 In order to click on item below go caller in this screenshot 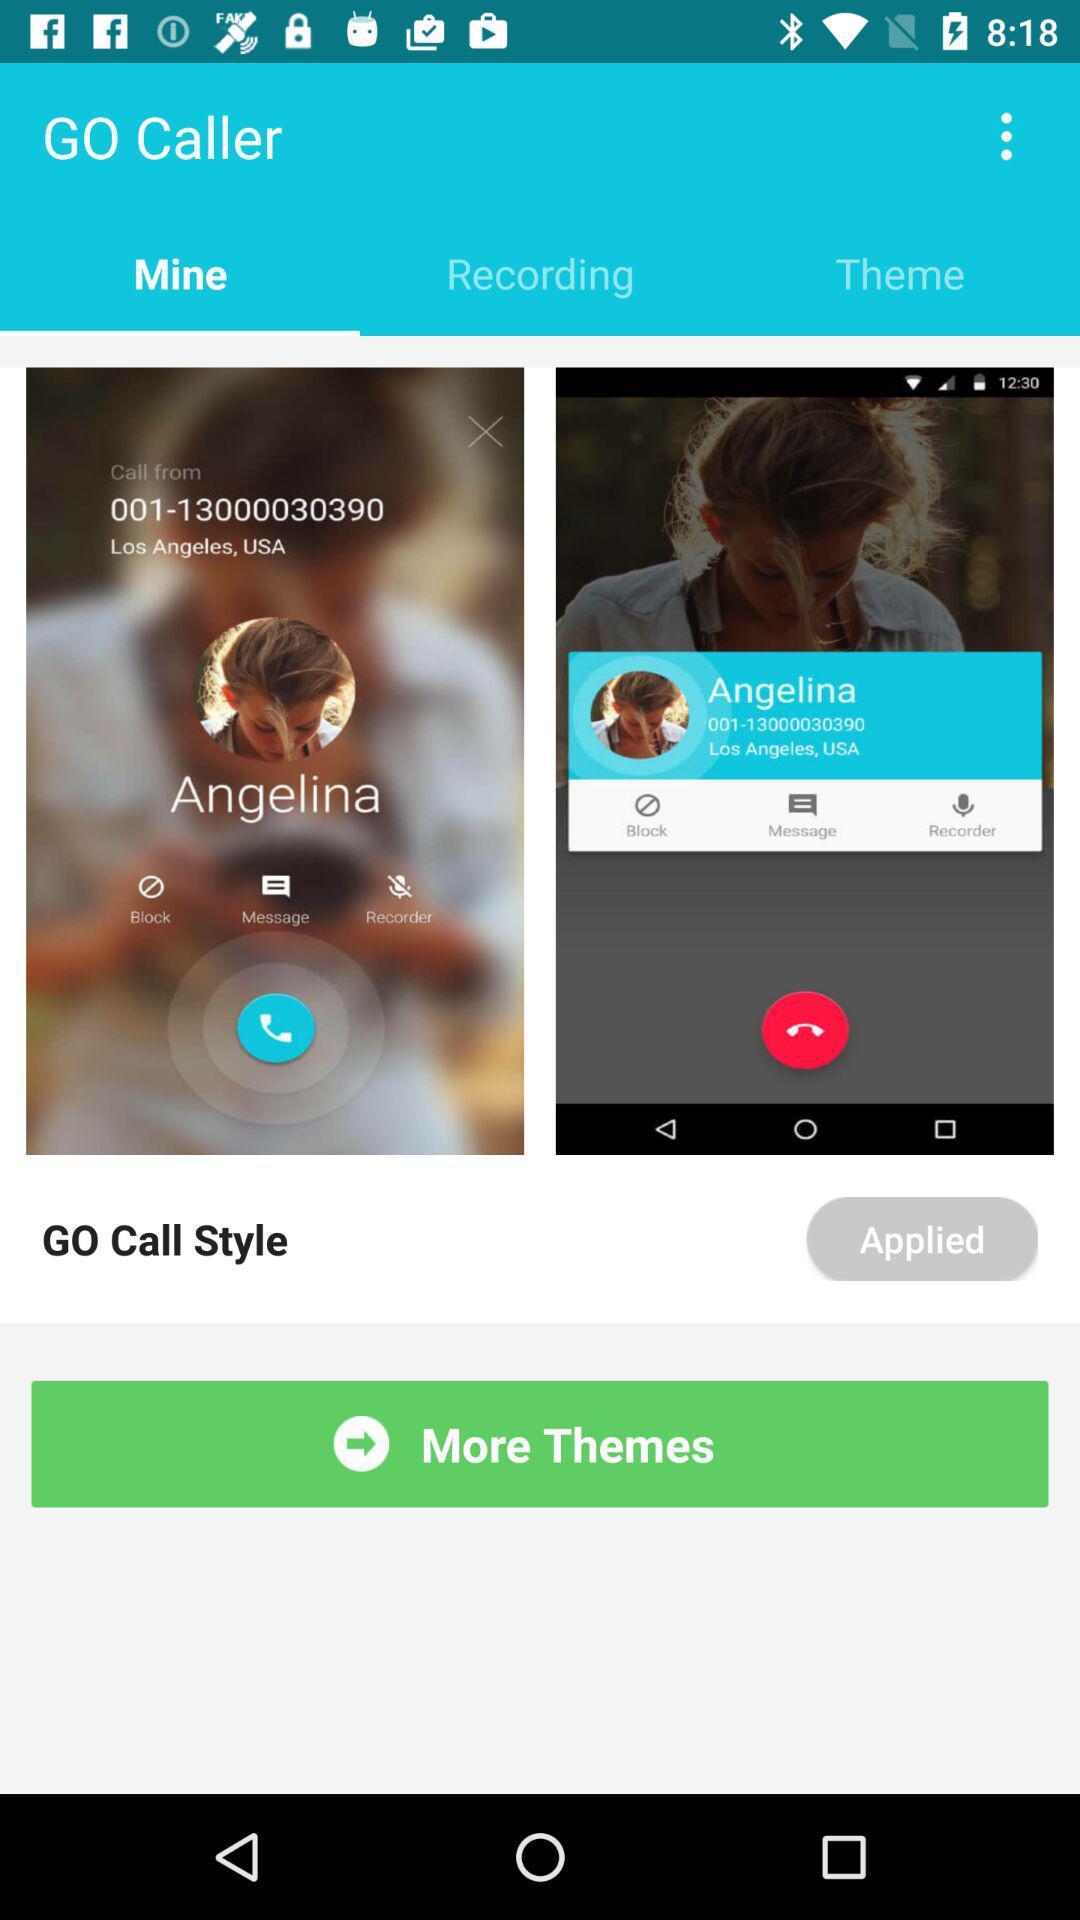, I will do `click(540, 272)`.